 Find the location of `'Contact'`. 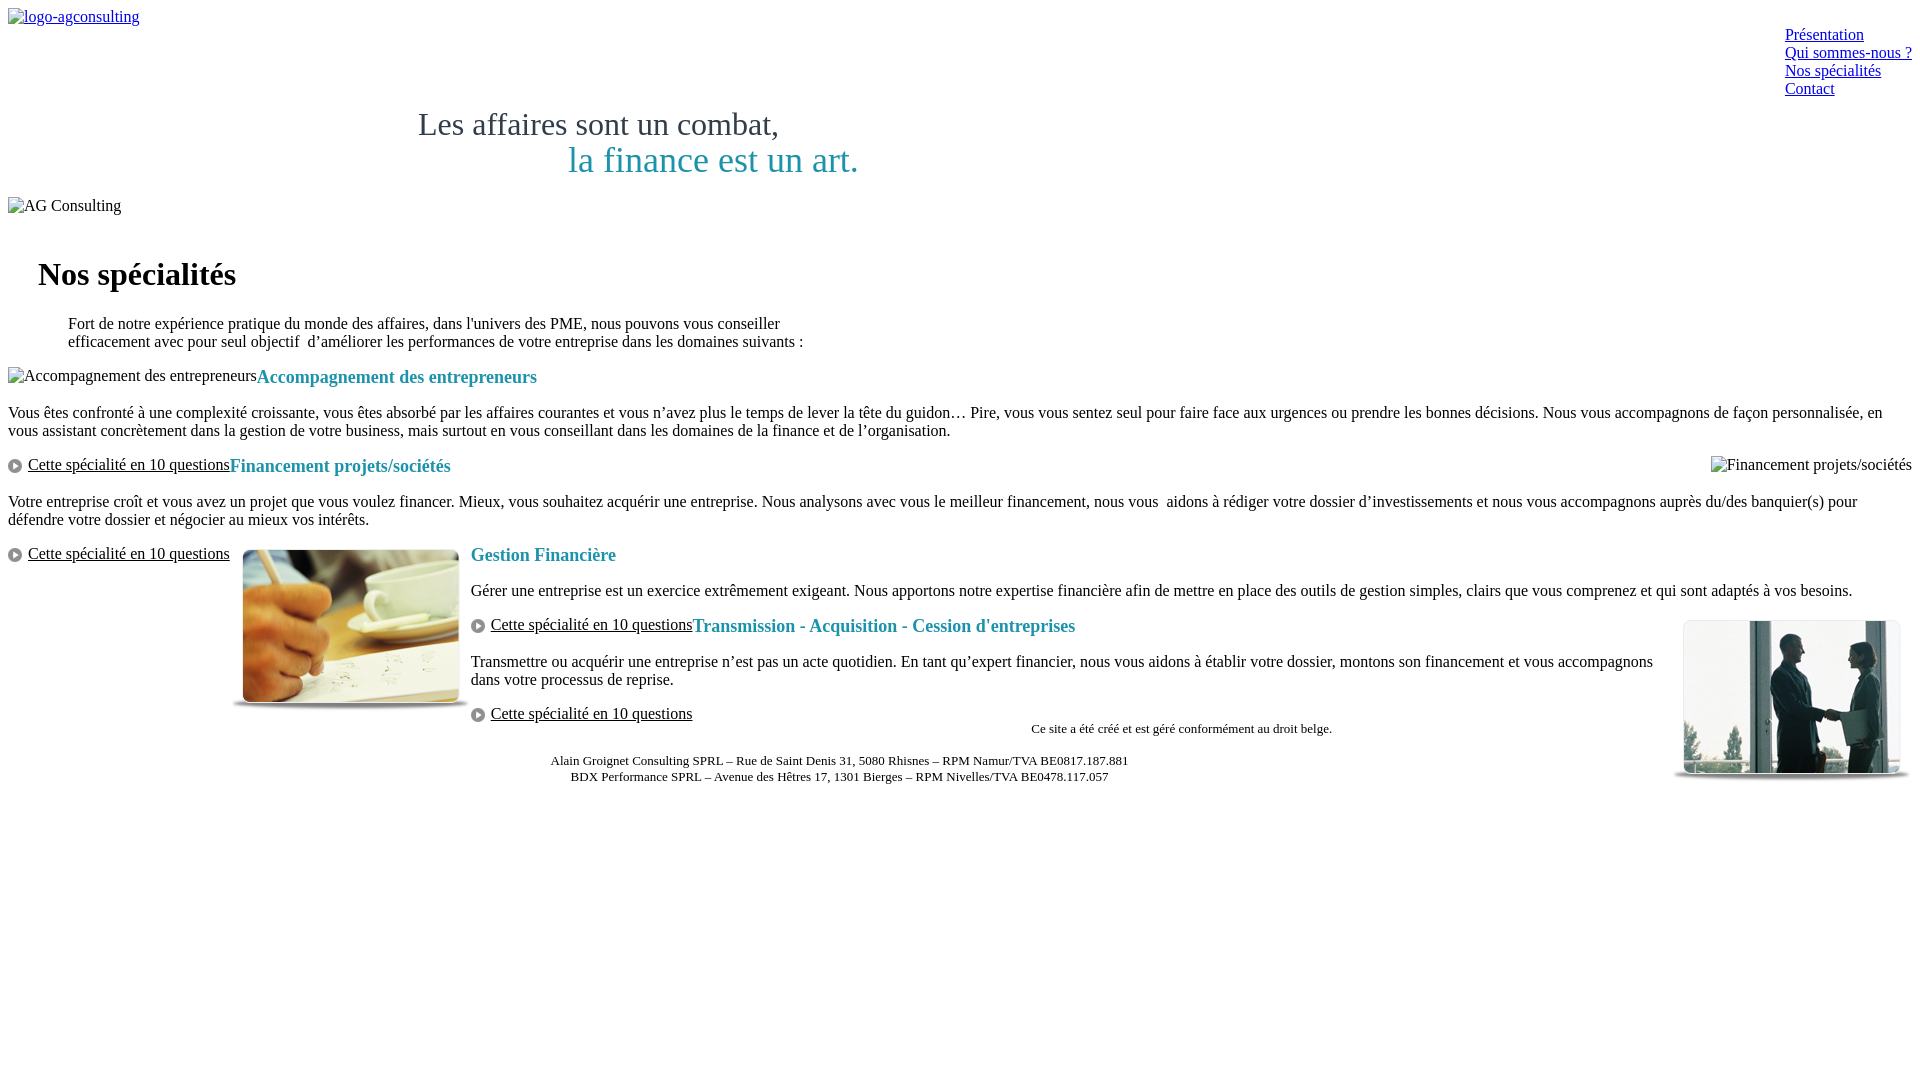

'Contact' is located at coordinates (1809, 87).